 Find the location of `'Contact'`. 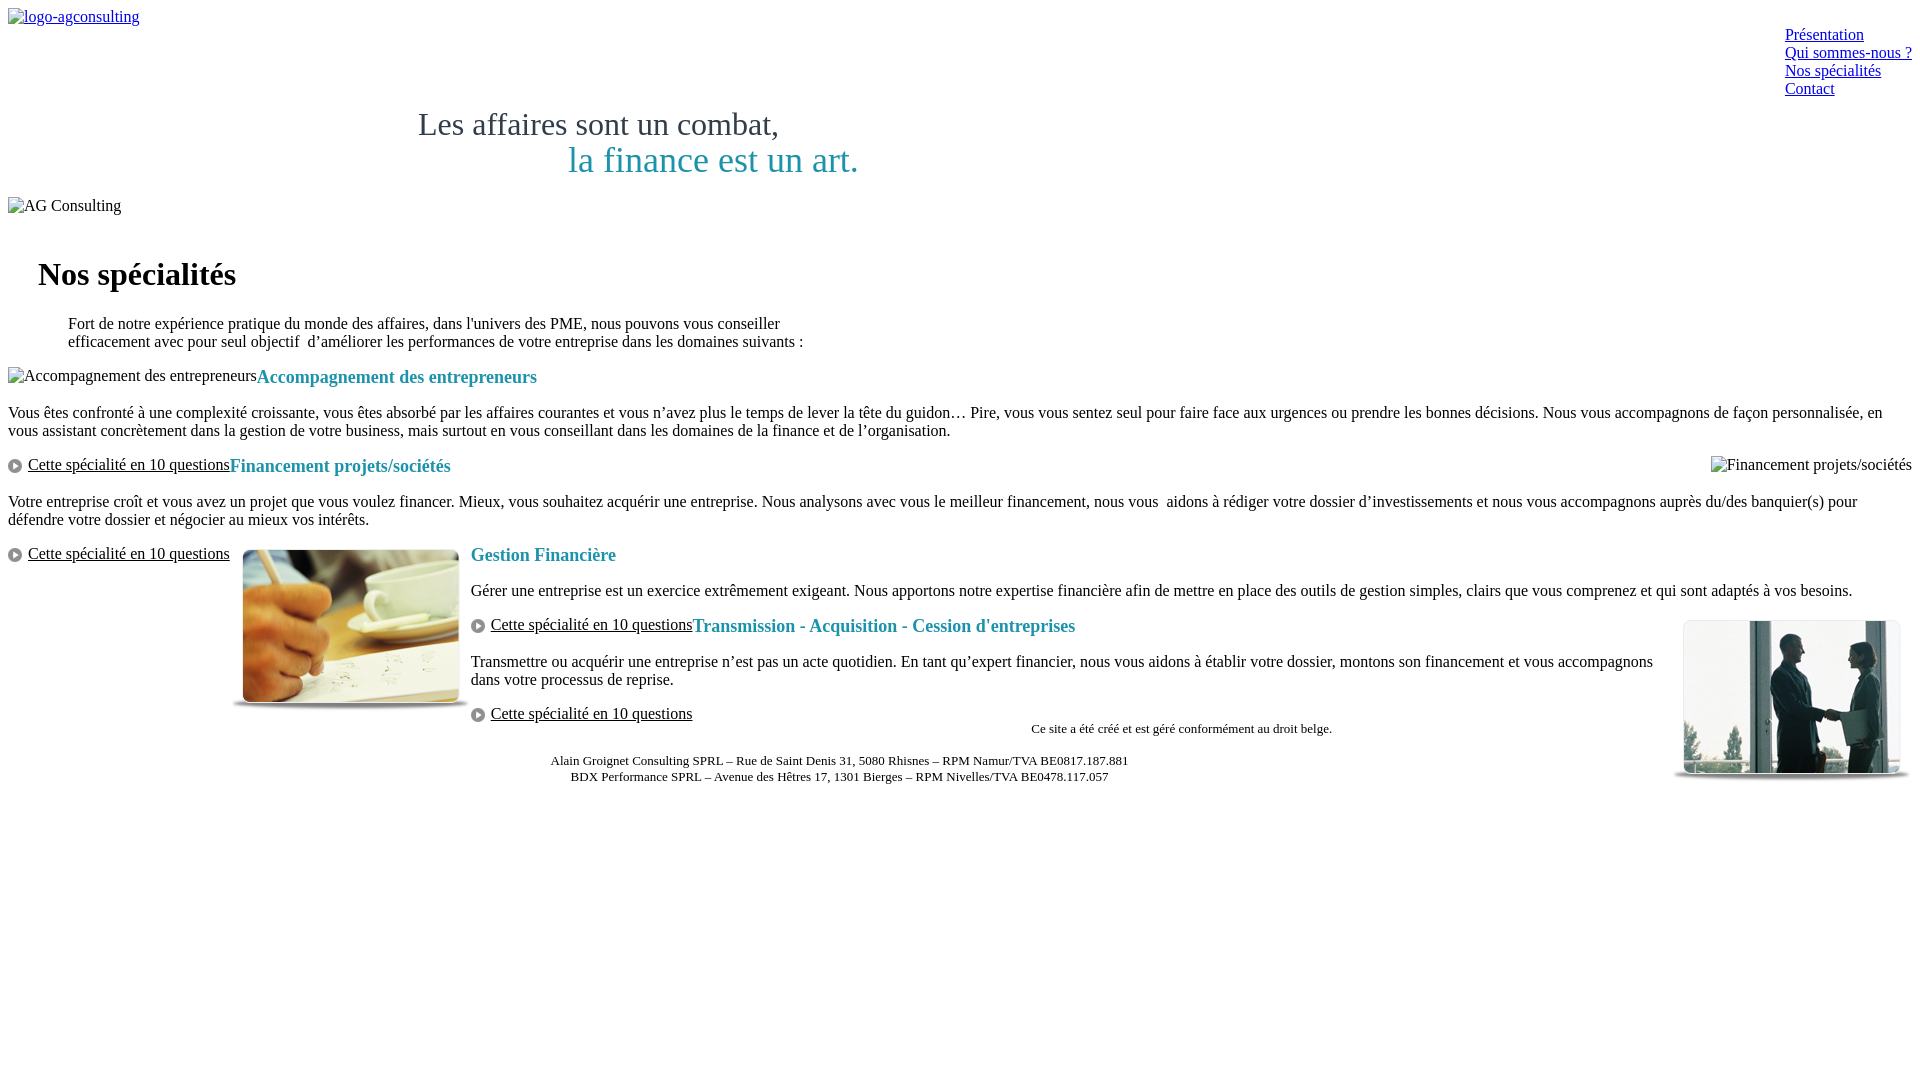

'Contact' is located at coordinates (1809, 87).